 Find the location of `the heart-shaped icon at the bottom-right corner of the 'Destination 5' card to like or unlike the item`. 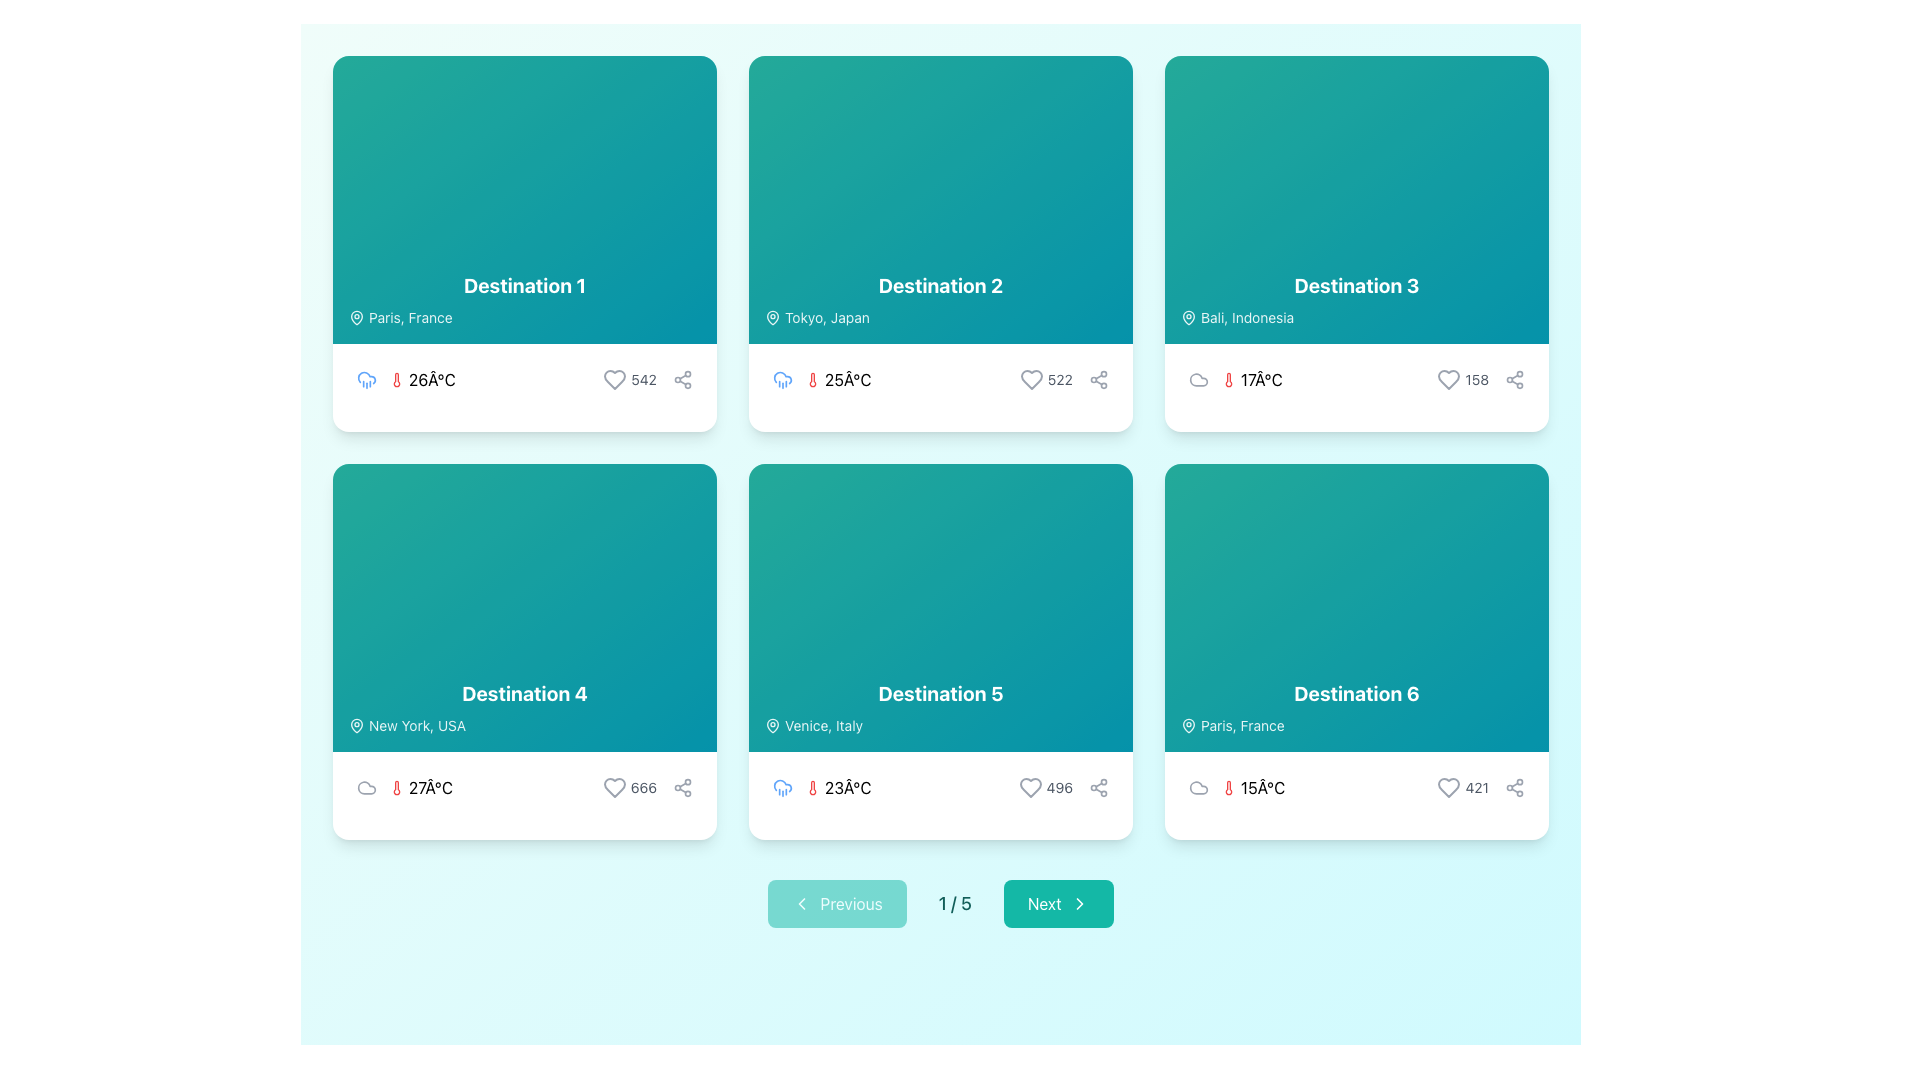

the heart-shaped icon at the bottom-right corner of the 'Destination 5' card to like or unlike the item is located at coordinates (1030, 786).